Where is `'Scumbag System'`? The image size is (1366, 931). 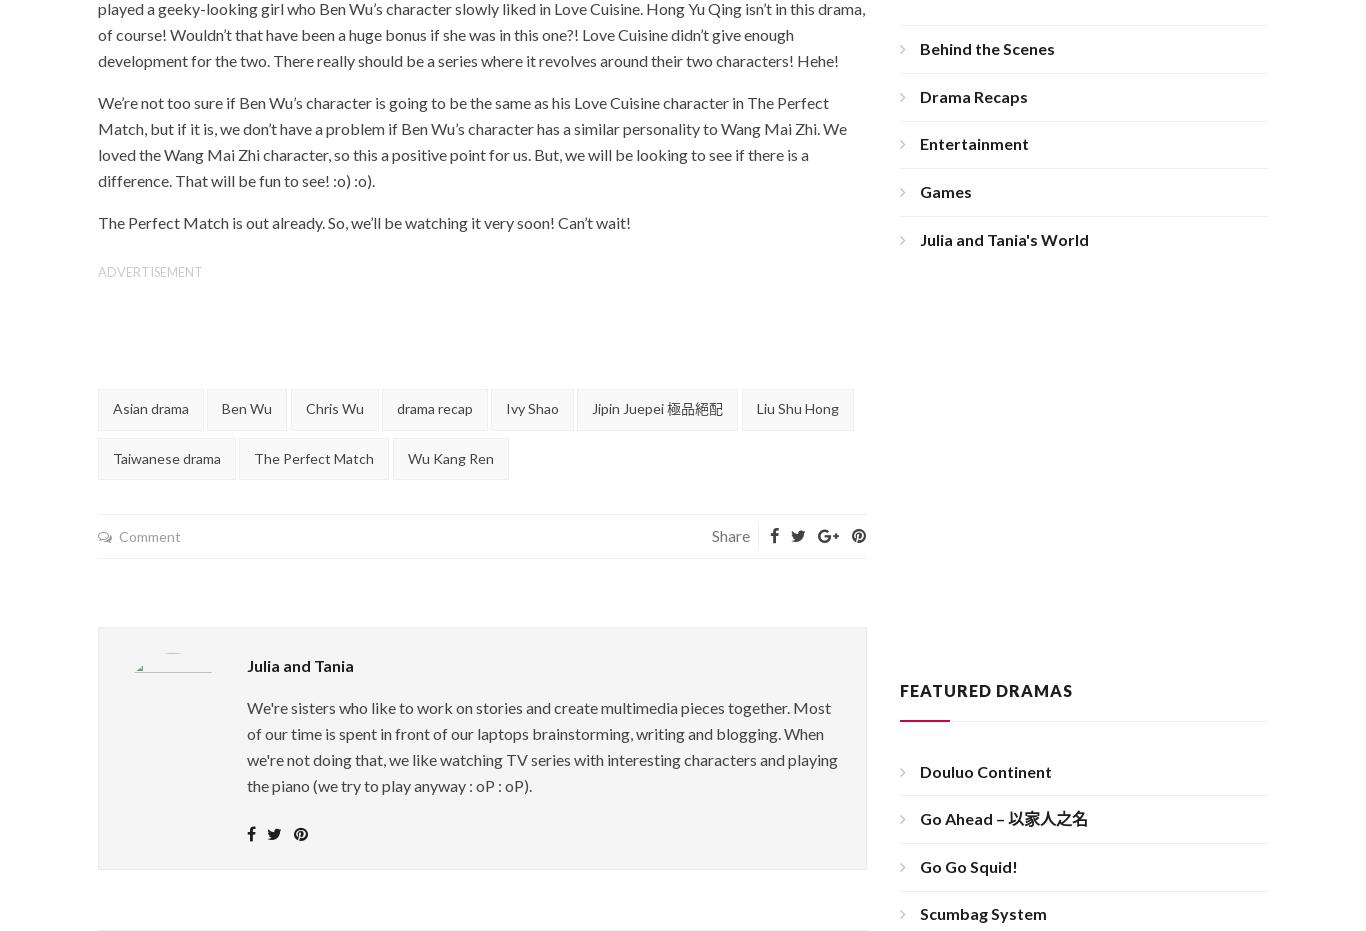 'Scumbag System' is located at coordinates (983, 913).